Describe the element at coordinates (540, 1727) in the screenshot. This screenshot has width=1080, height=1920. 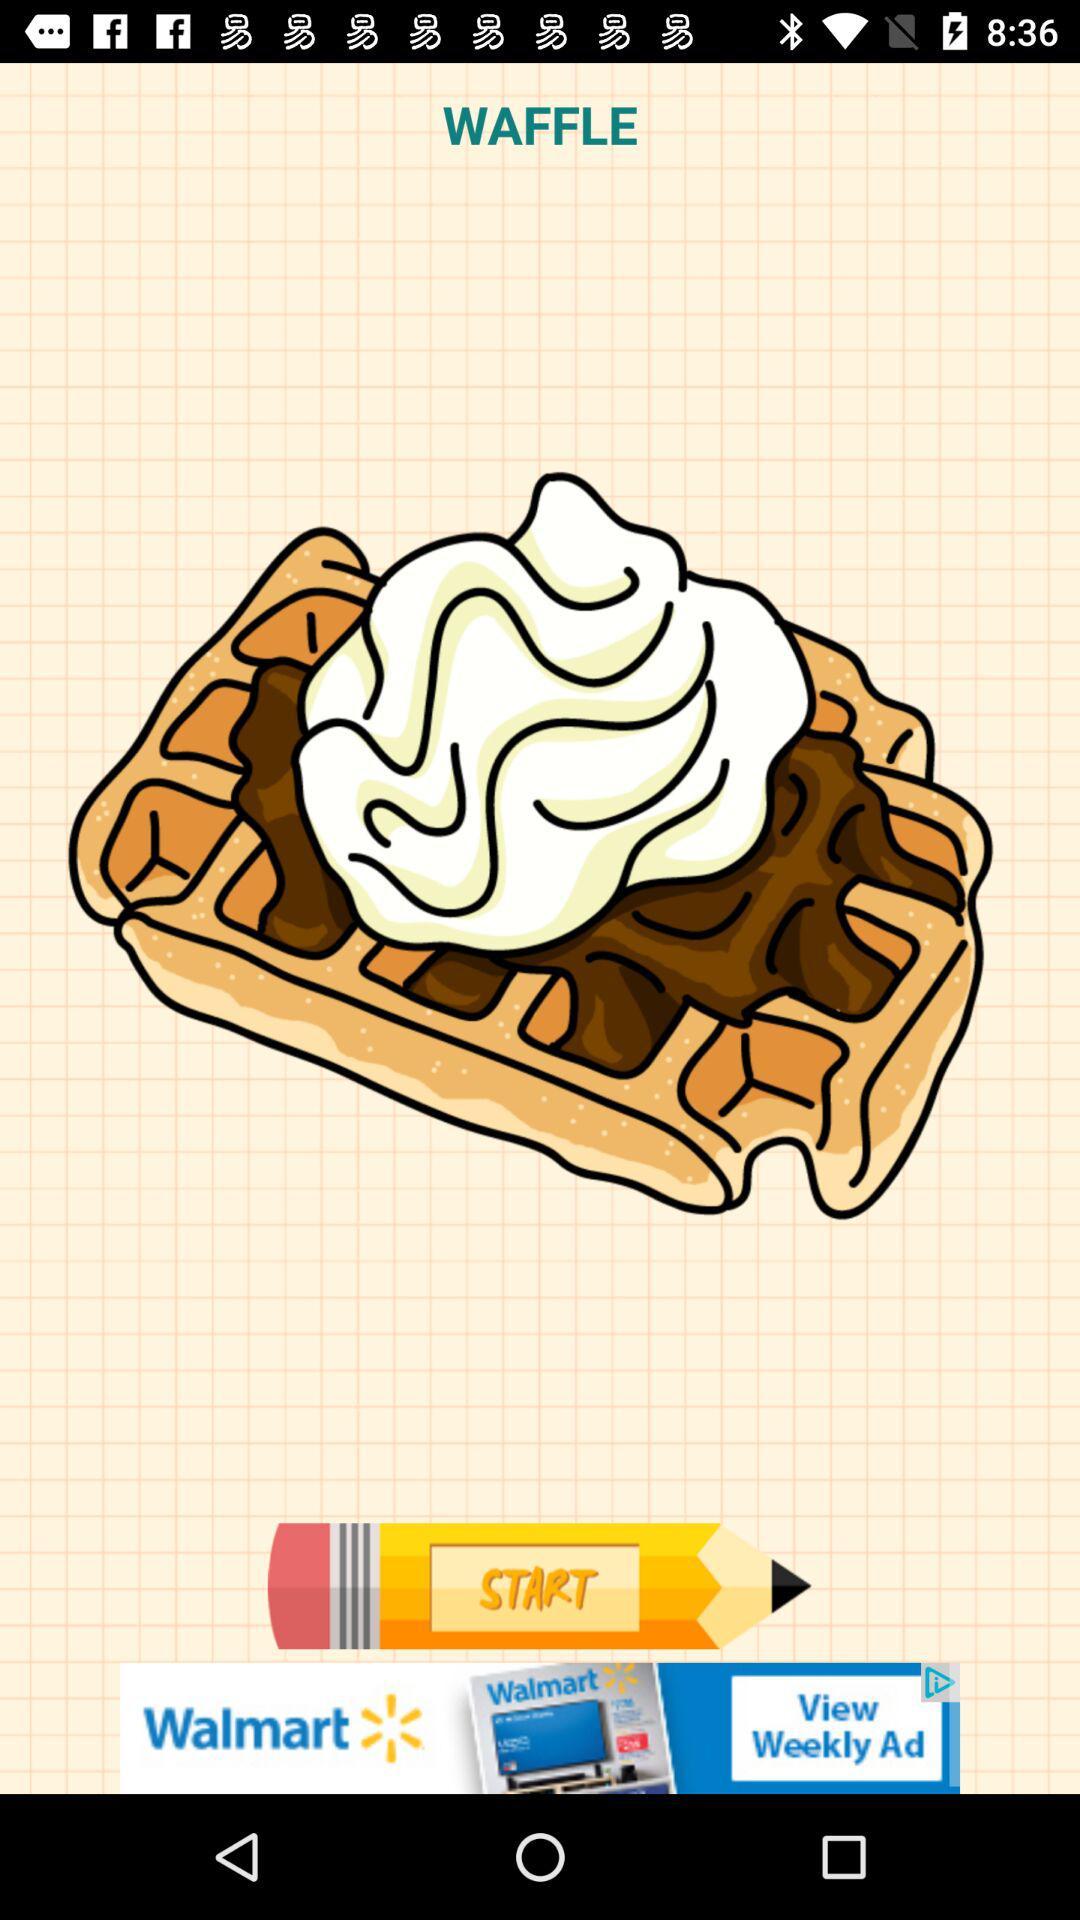
I see `advertisement banner would take off site` at that location.